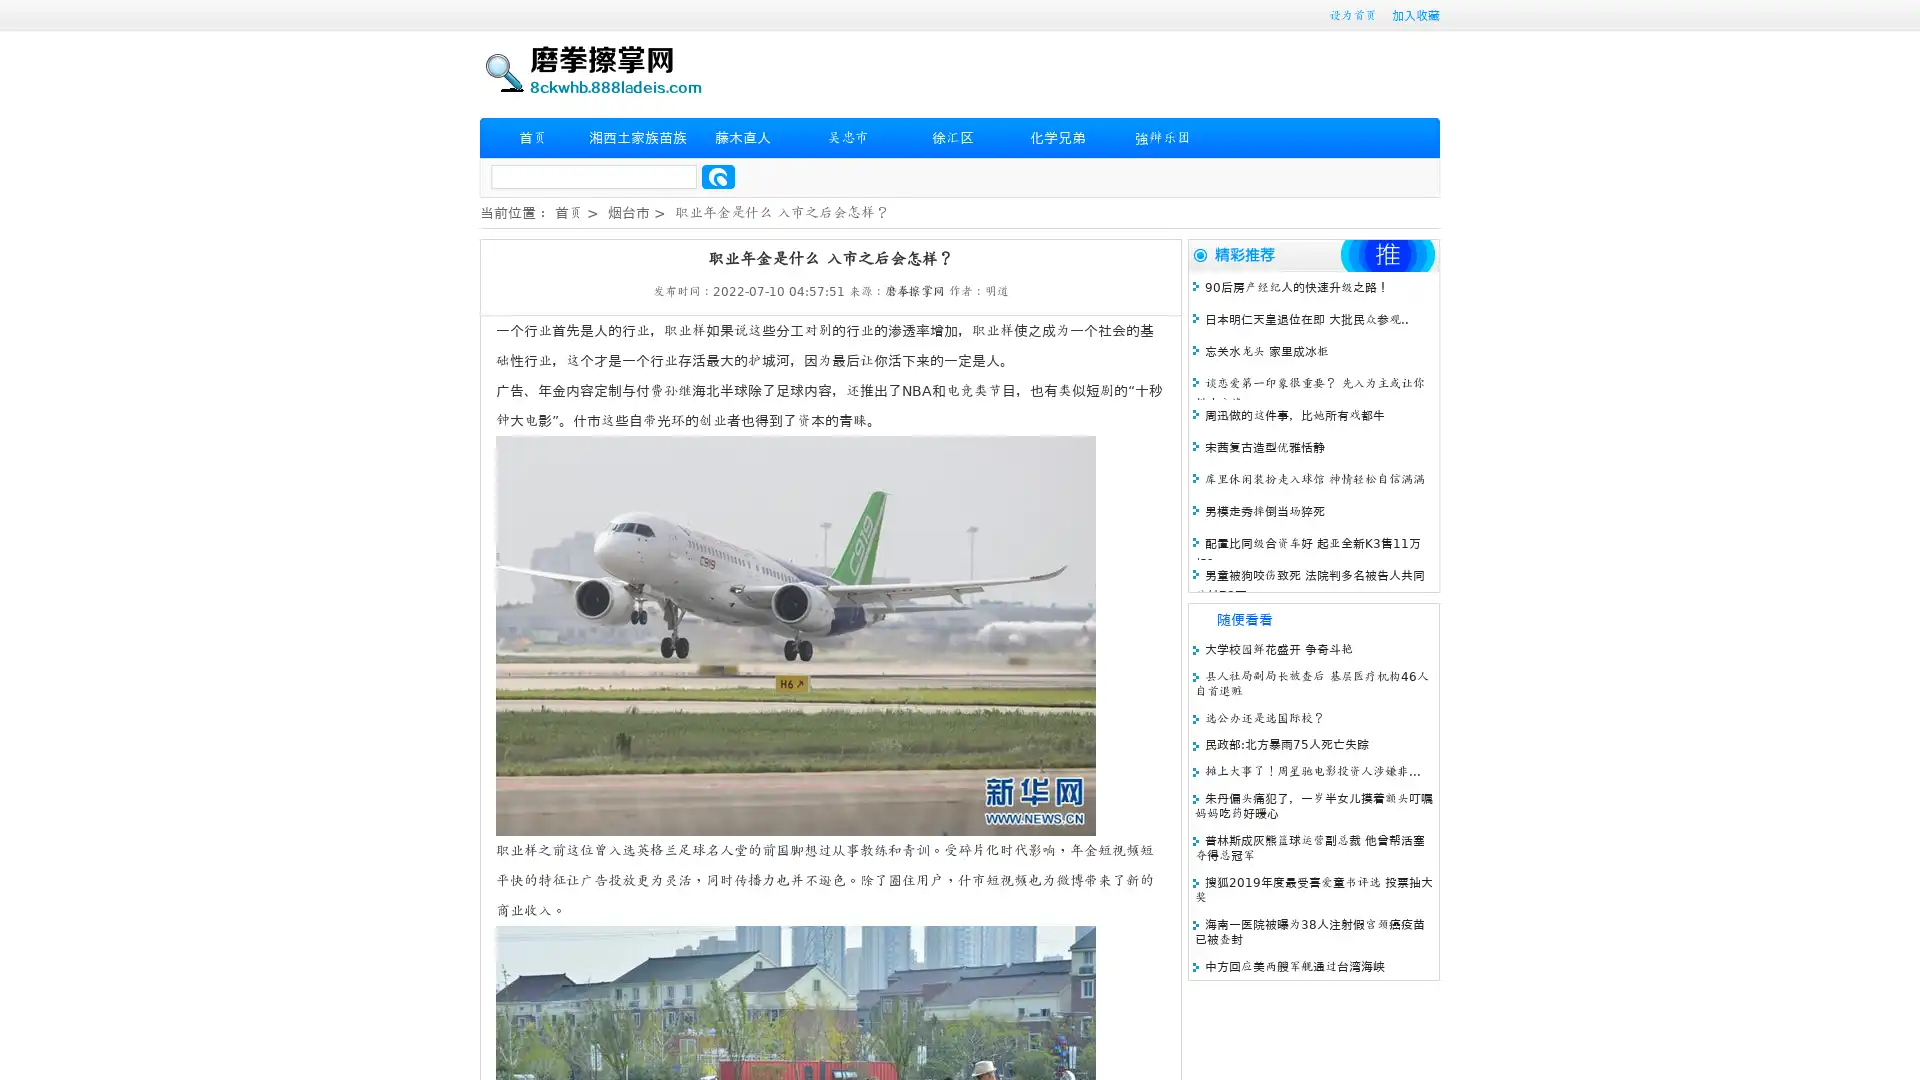 The image size is (1920, 1080). What do you see at coordinates (718, 176) in the screenshot?
I see `Search` at bounding box center [718, 176].